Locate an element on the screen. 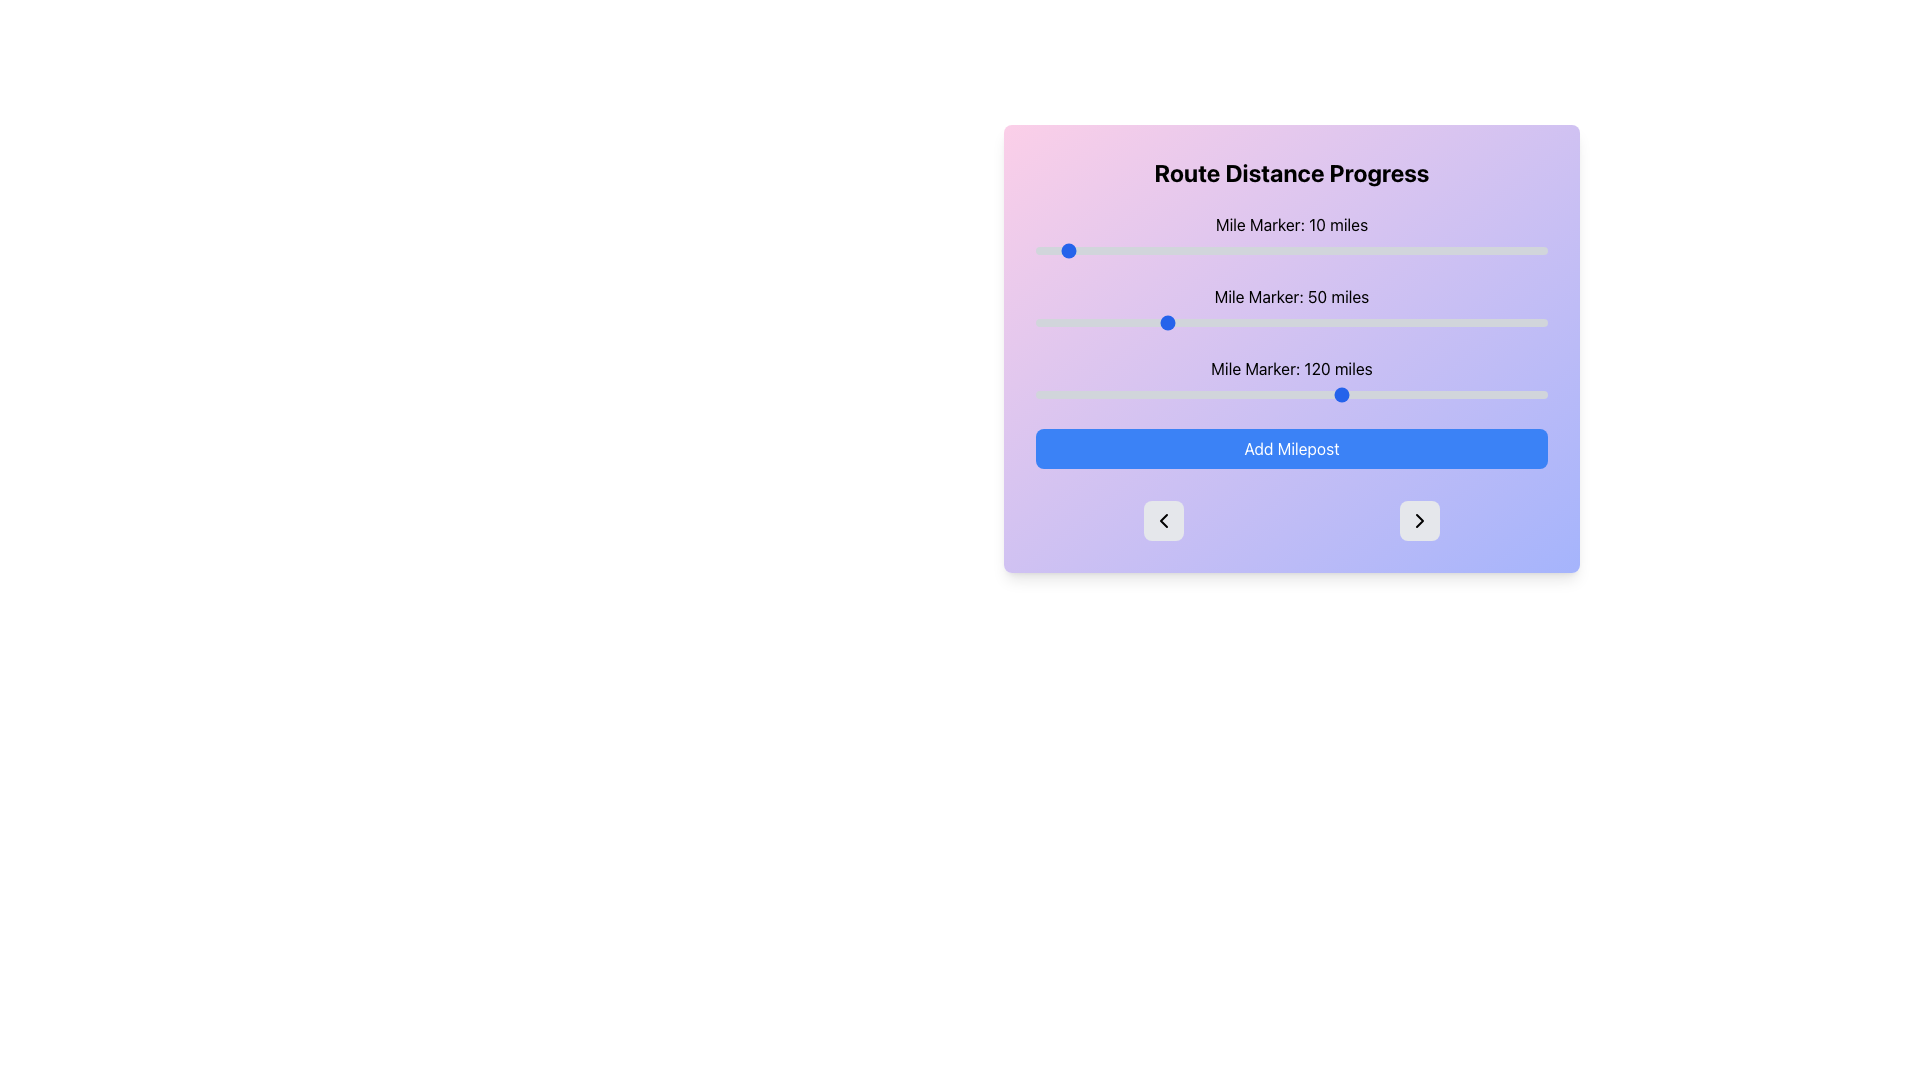 The height and width of the screenshot is (1080, 1920). the mile marker is located at coordinates (1343, 394).